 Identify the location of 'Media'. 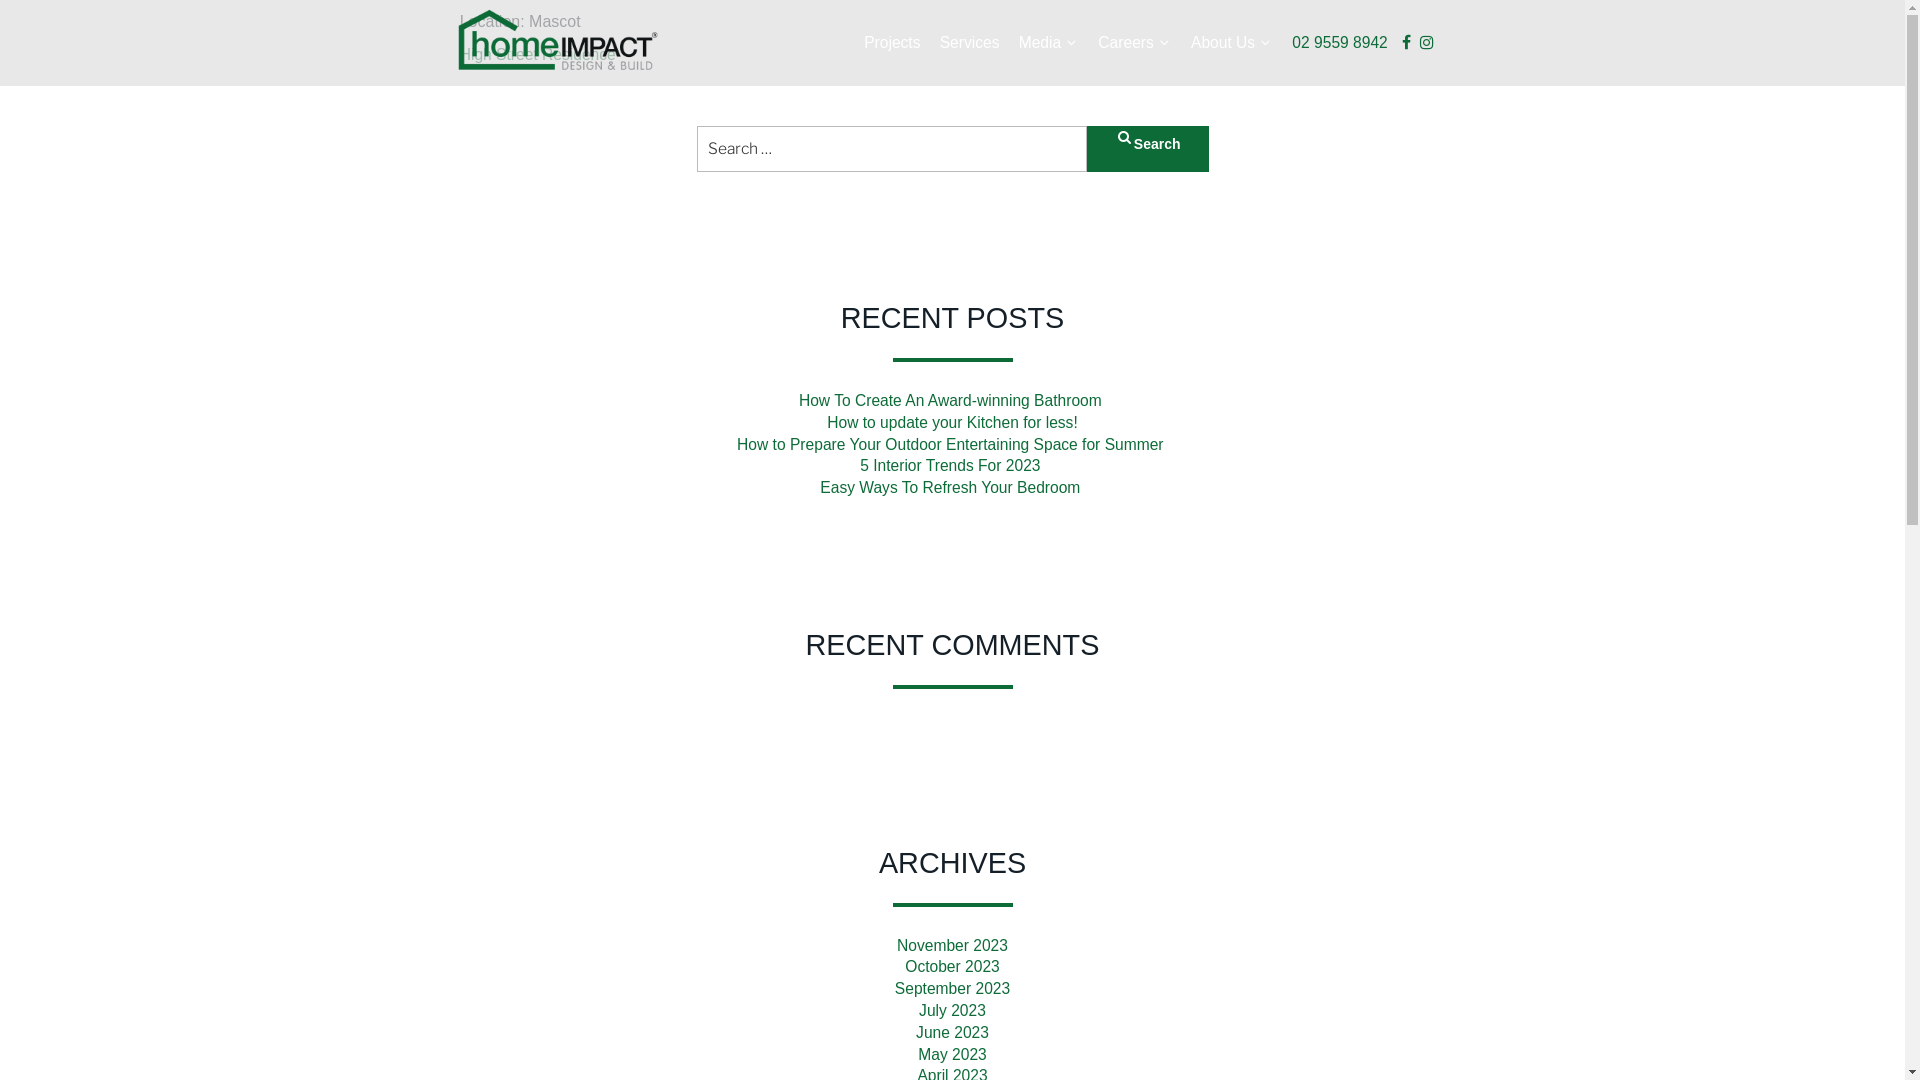
(1048, 42).